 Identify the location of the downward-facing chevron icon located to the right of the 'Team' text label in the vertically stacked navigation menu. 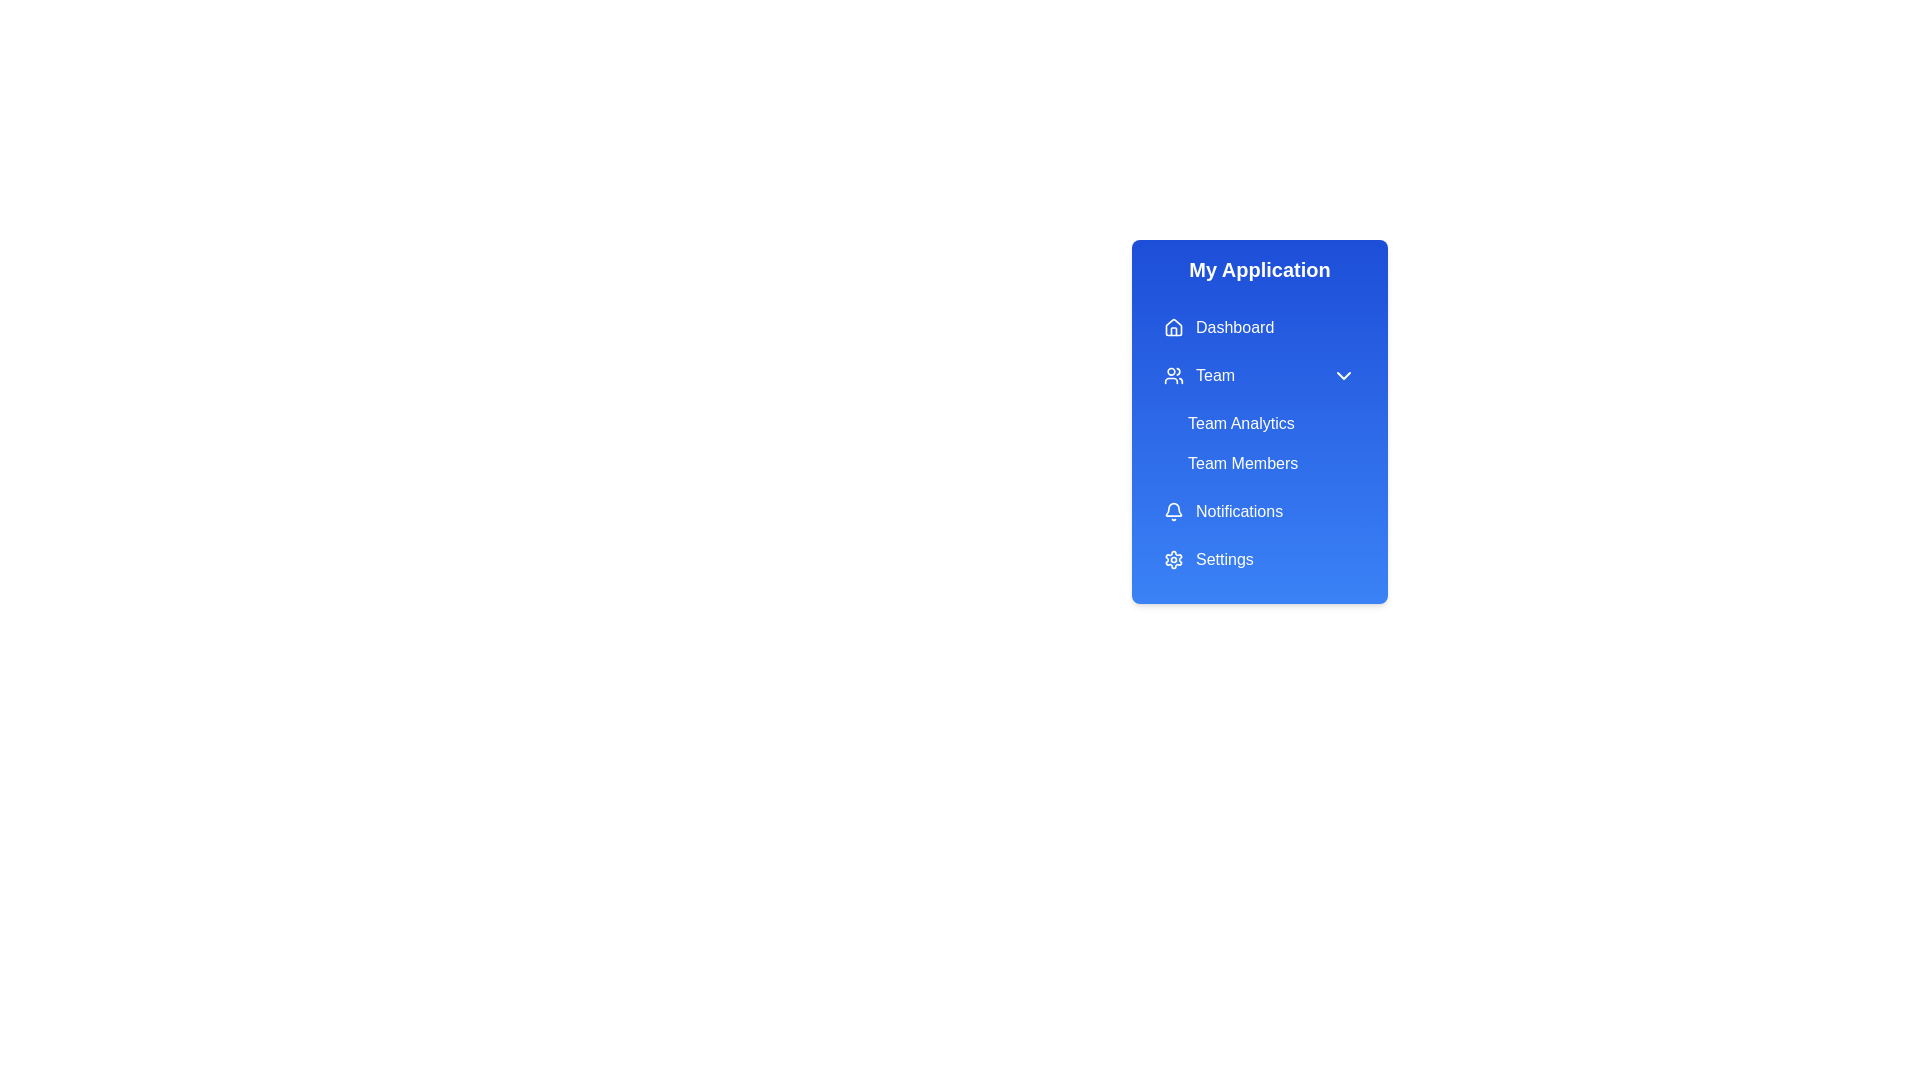
(1344, 375).